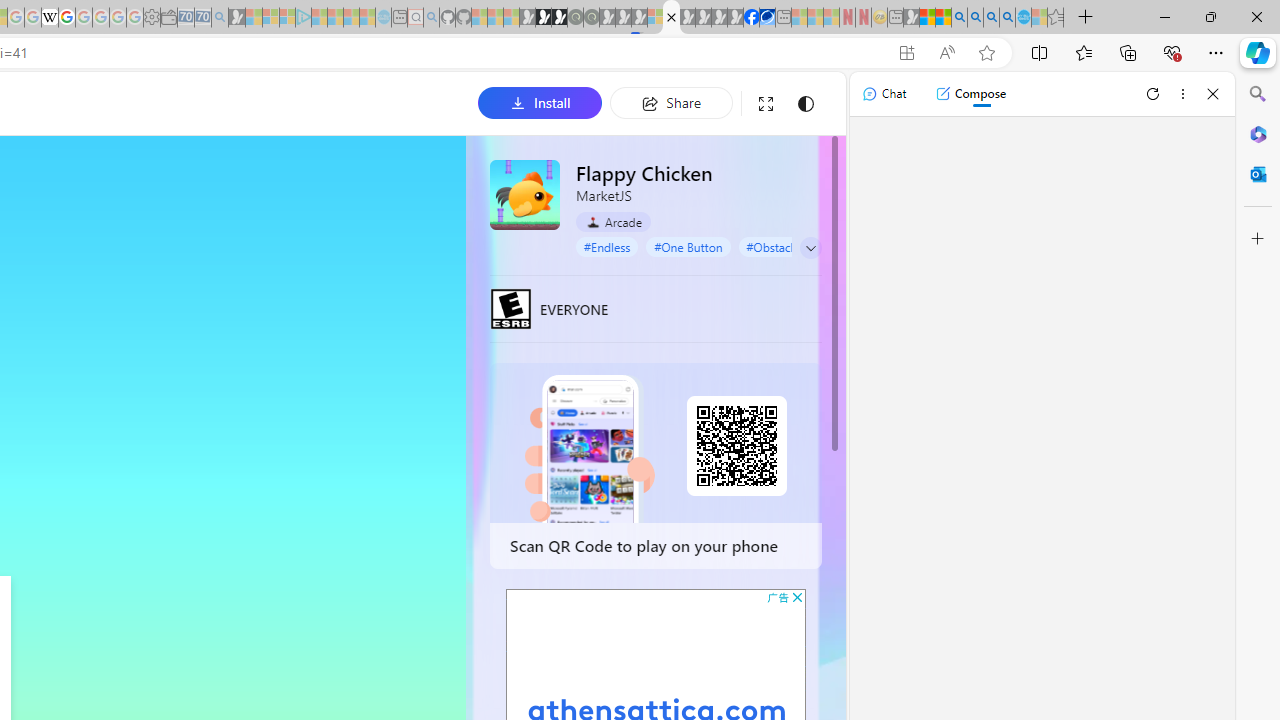 Image resolution: width=1280 pixels, height=720 pixels. Describe the element at coordinates (750, 17) in the screenshot. I see `'Nordace | Facebook'` at that location.